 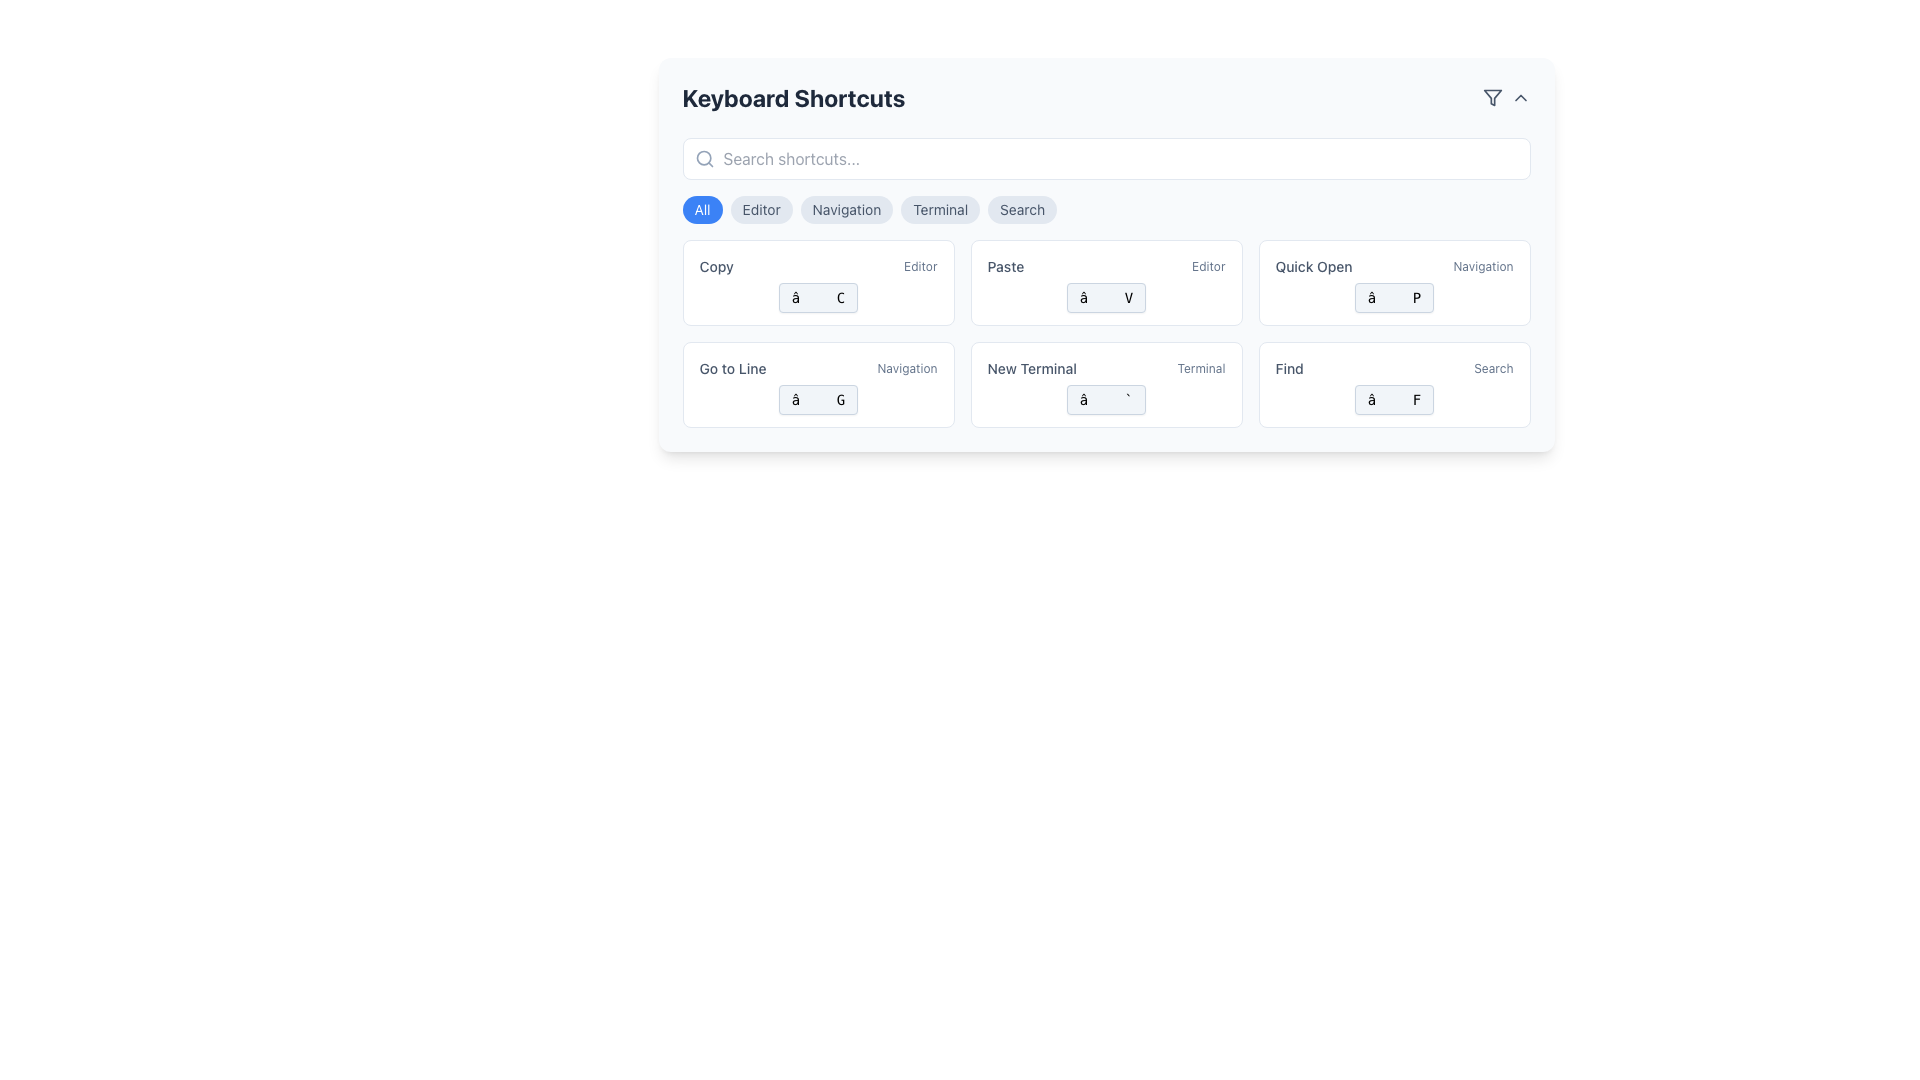 What do you see at coordinates (1483, 265) in the screenshot?
I see `the text label located on the right-hand side of the 'Quick Open' title, which serves as a contextual label for the associated content` at bounding box center [1483, 265].